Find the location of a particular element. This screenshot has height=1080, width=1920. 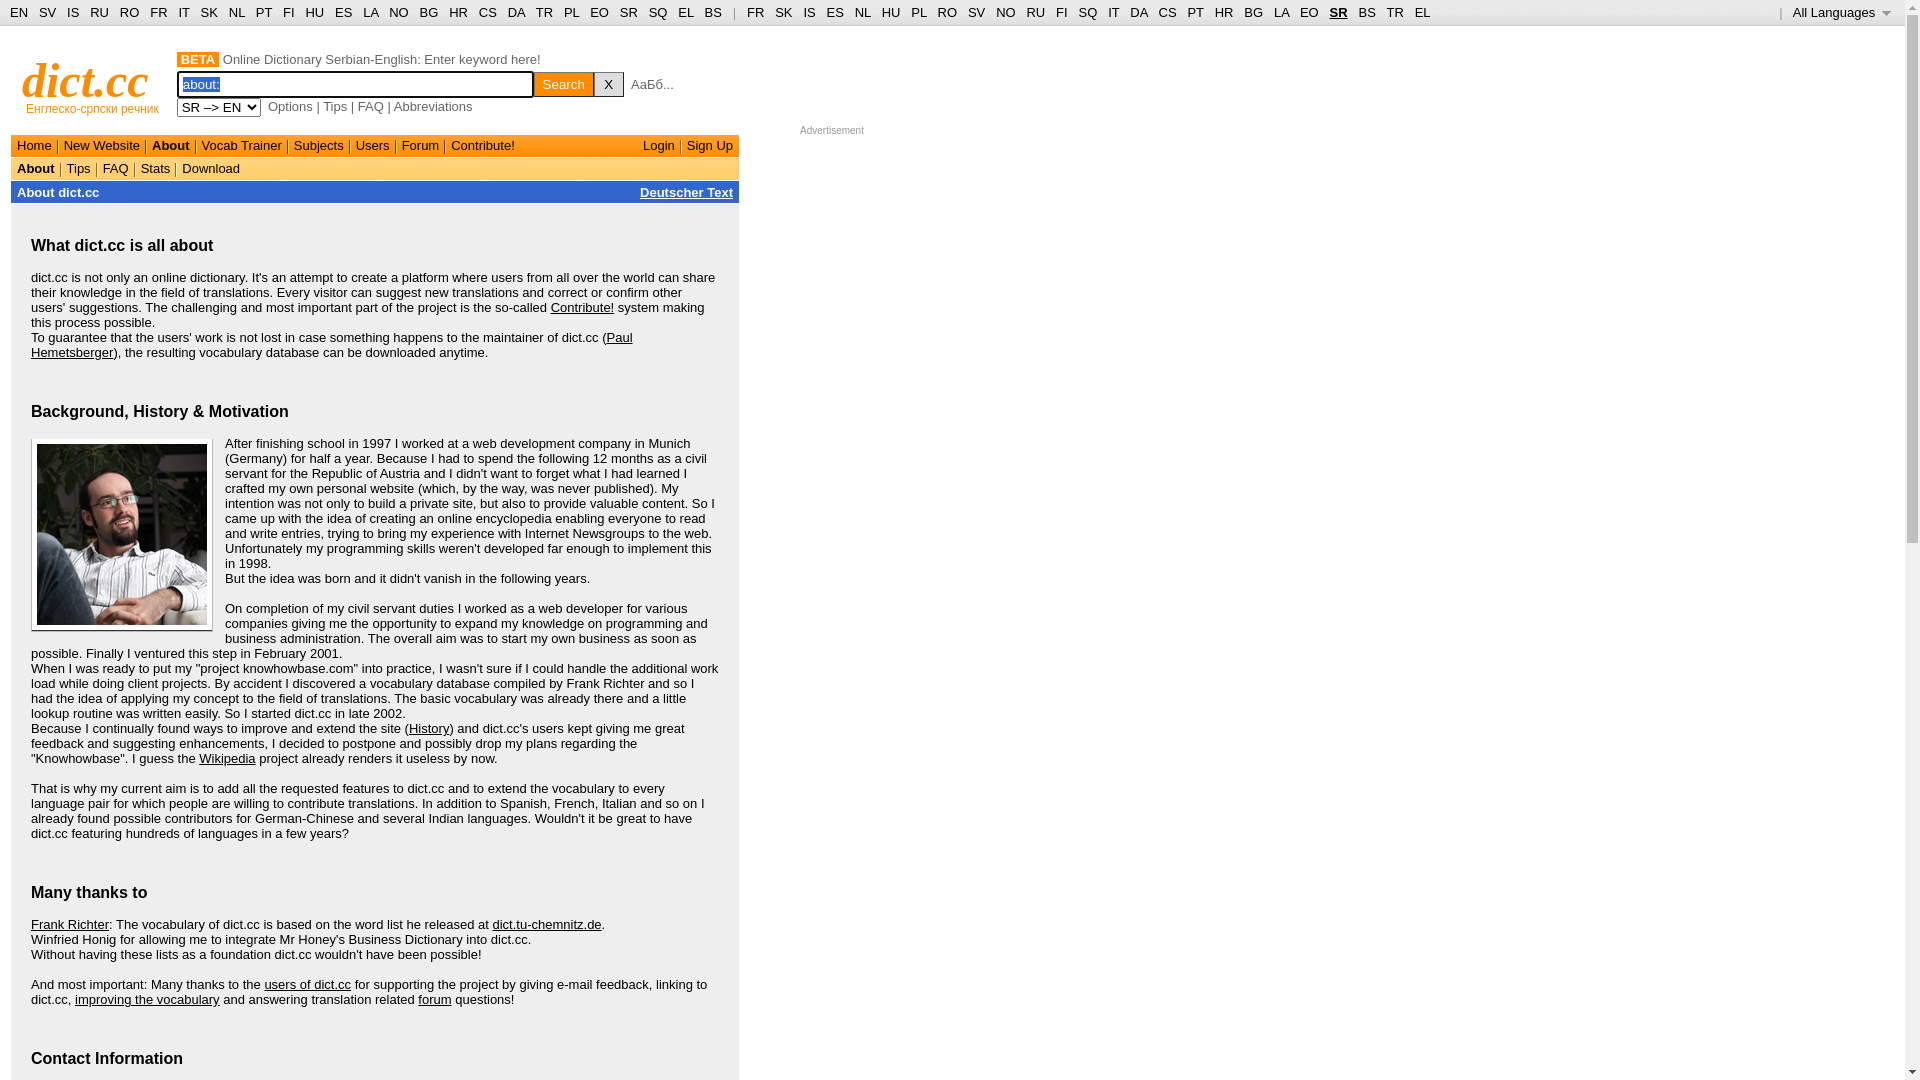

'LA' is located at coordinates (1281, 12).